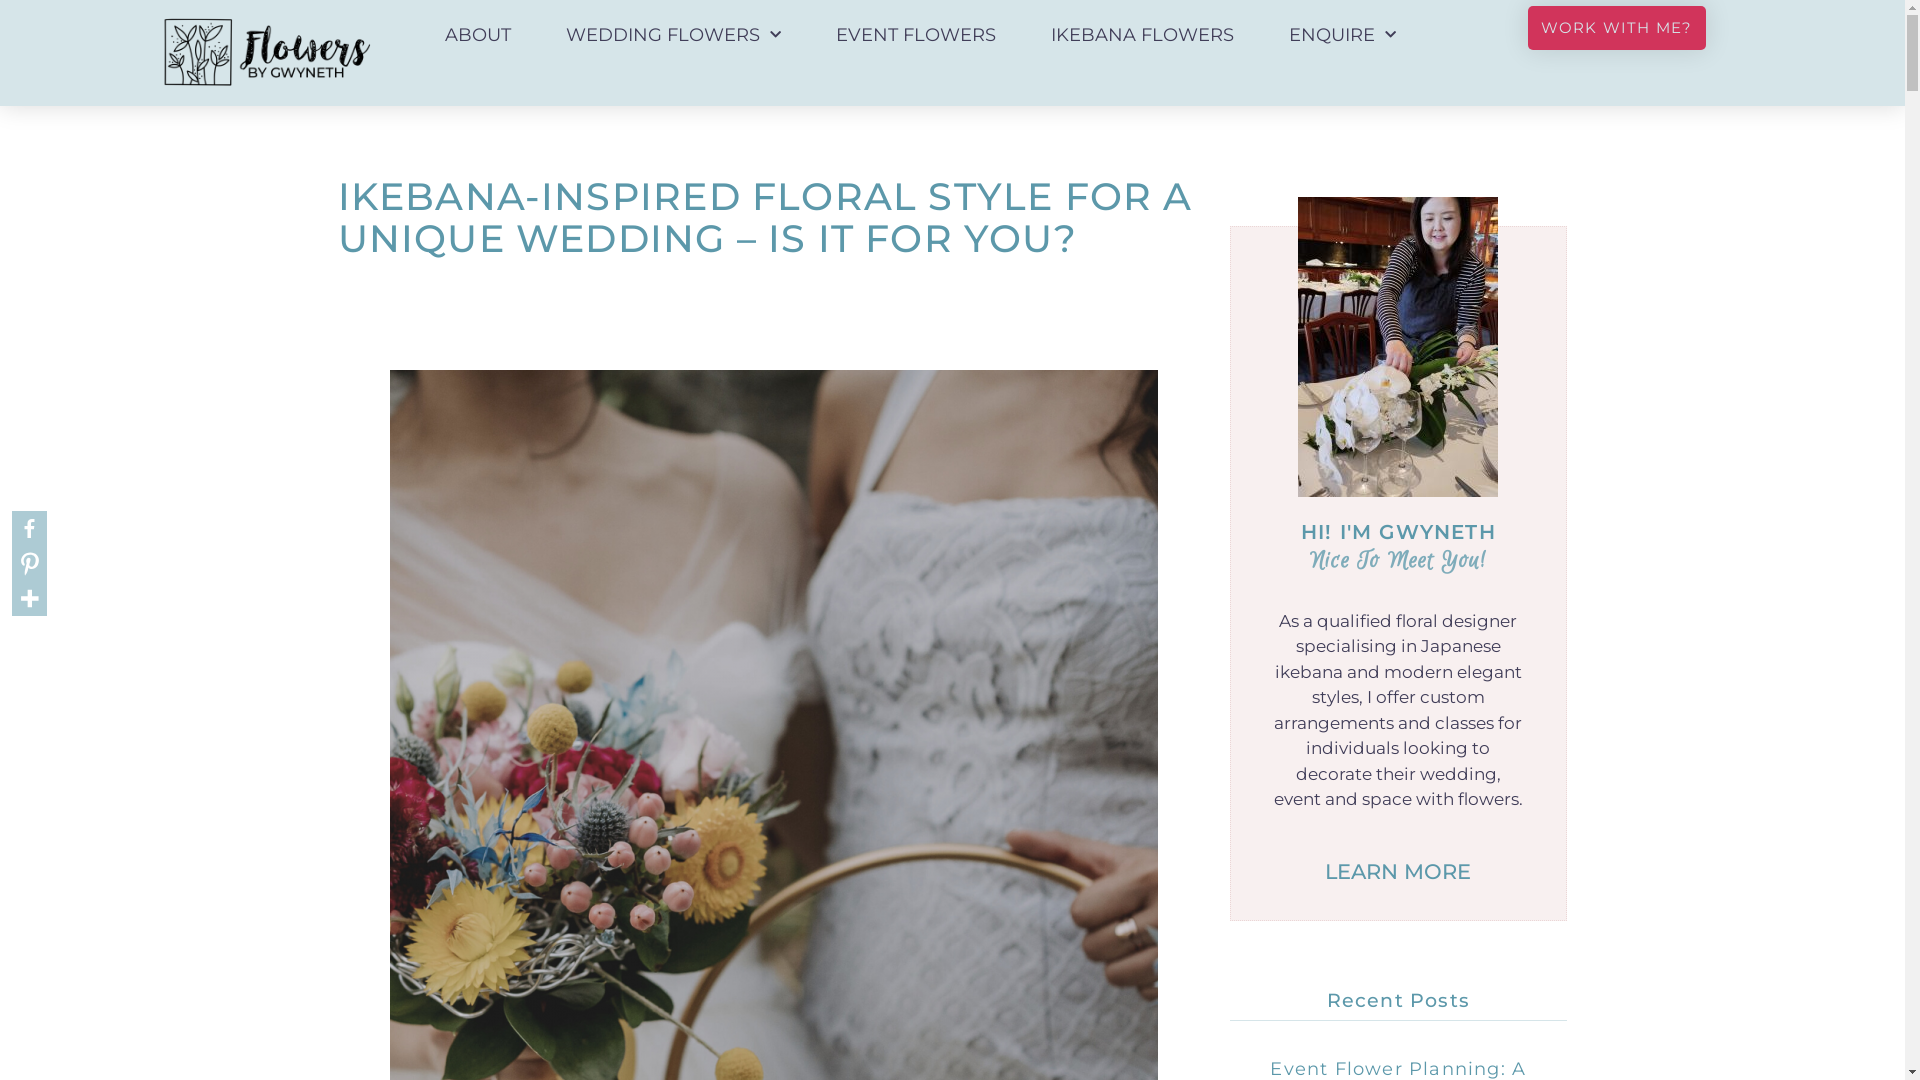 Image resolution: width=1920 pixels, height=1080 pixels. I want to click on 'LEARN MORE', so click(1396, 870).